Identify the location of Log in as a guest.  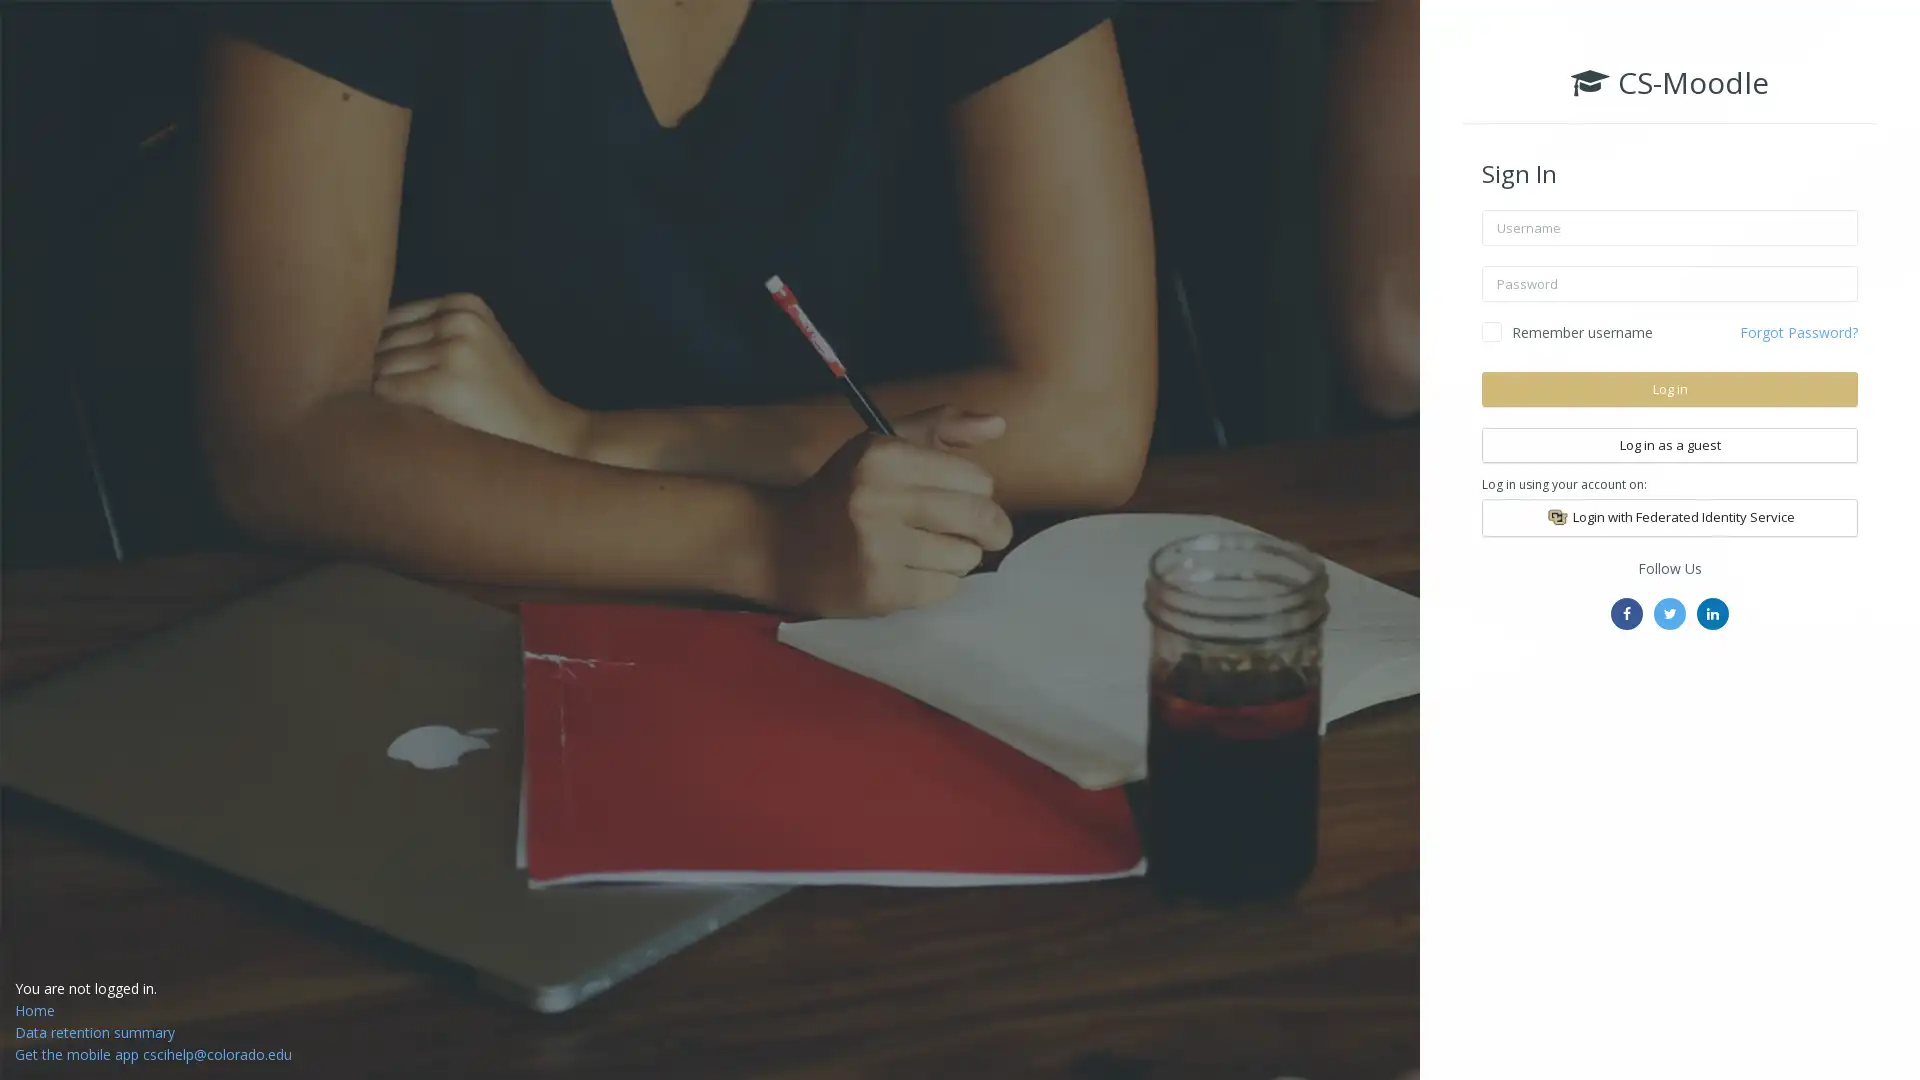
(1670, 443).